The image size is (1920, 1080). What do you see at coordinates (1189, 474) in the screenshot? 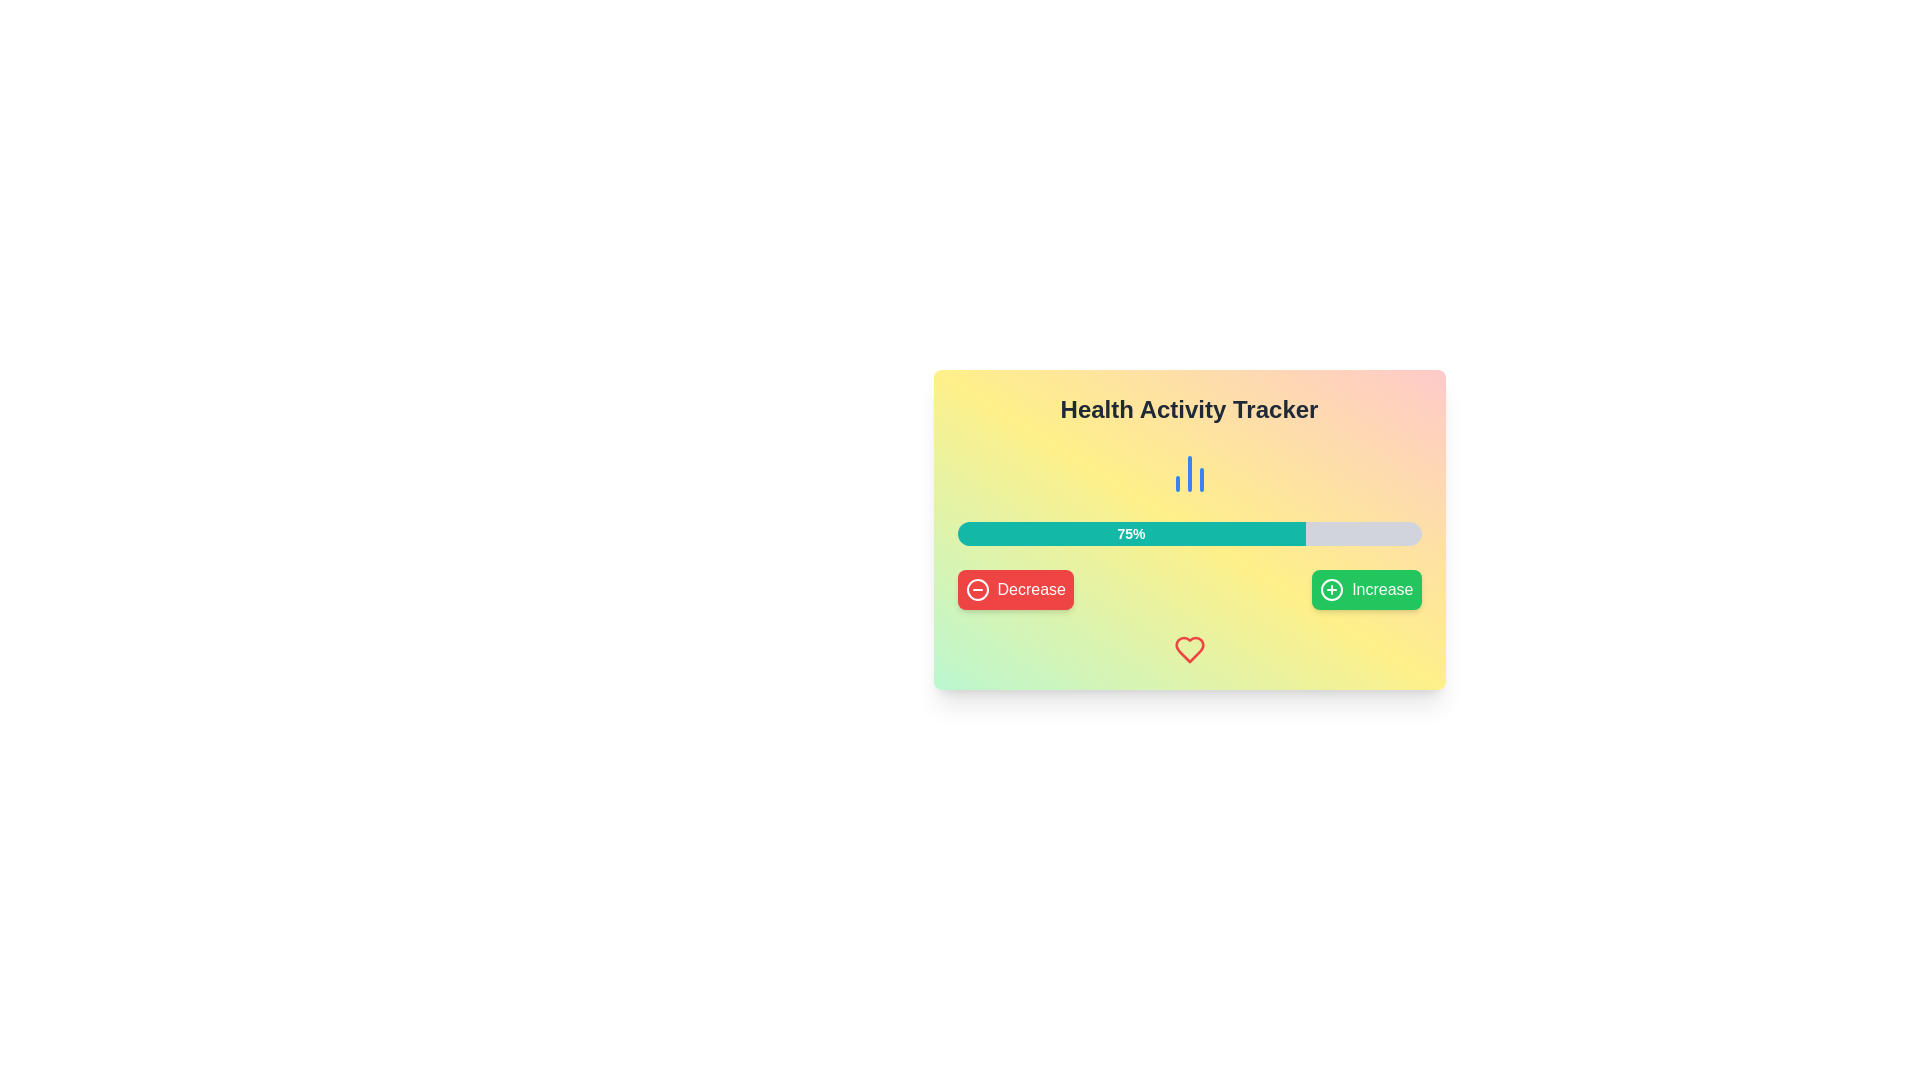
I see `the centered icon within the 'Health Activity Tracker' section, which is represented by three blue bars against a gradient background` at bounding box center [1189, 474].